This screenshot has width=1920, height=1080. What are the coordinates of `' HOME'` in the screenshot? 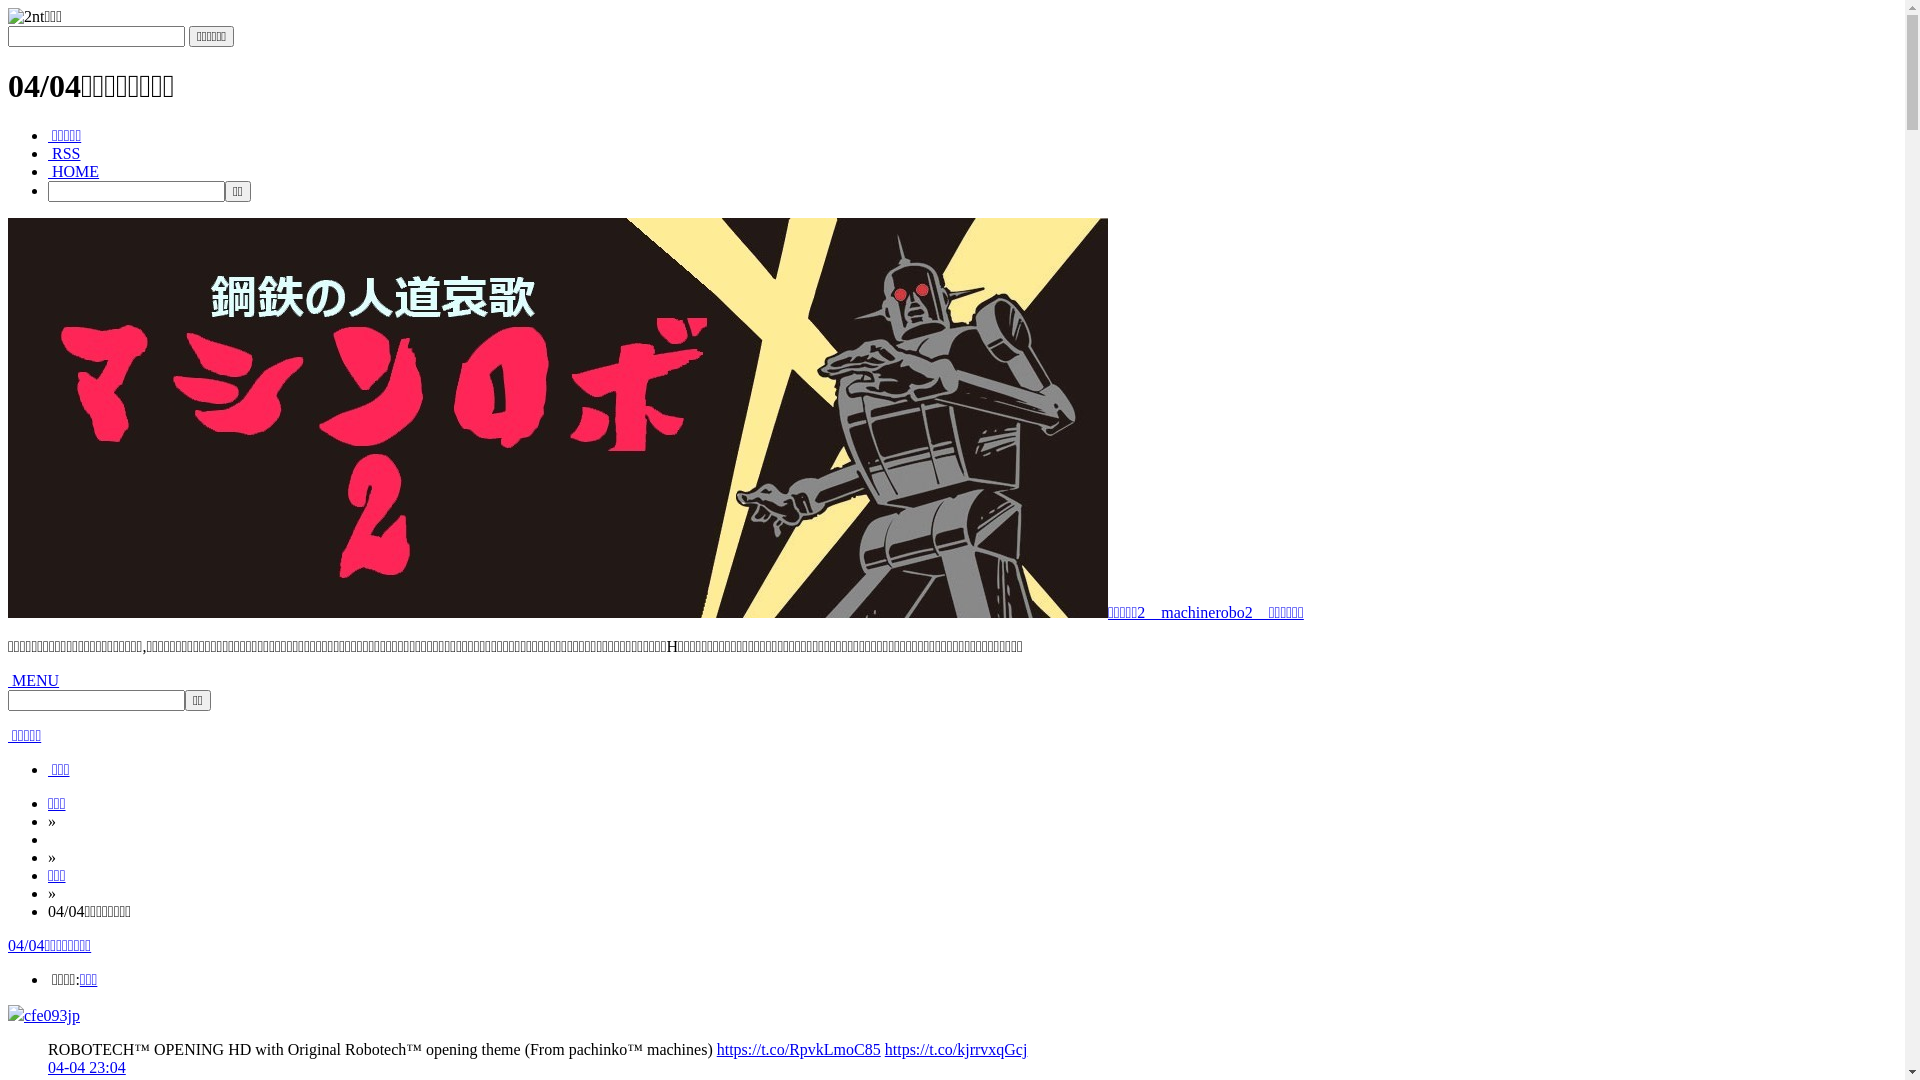 It's located at (73, 170).